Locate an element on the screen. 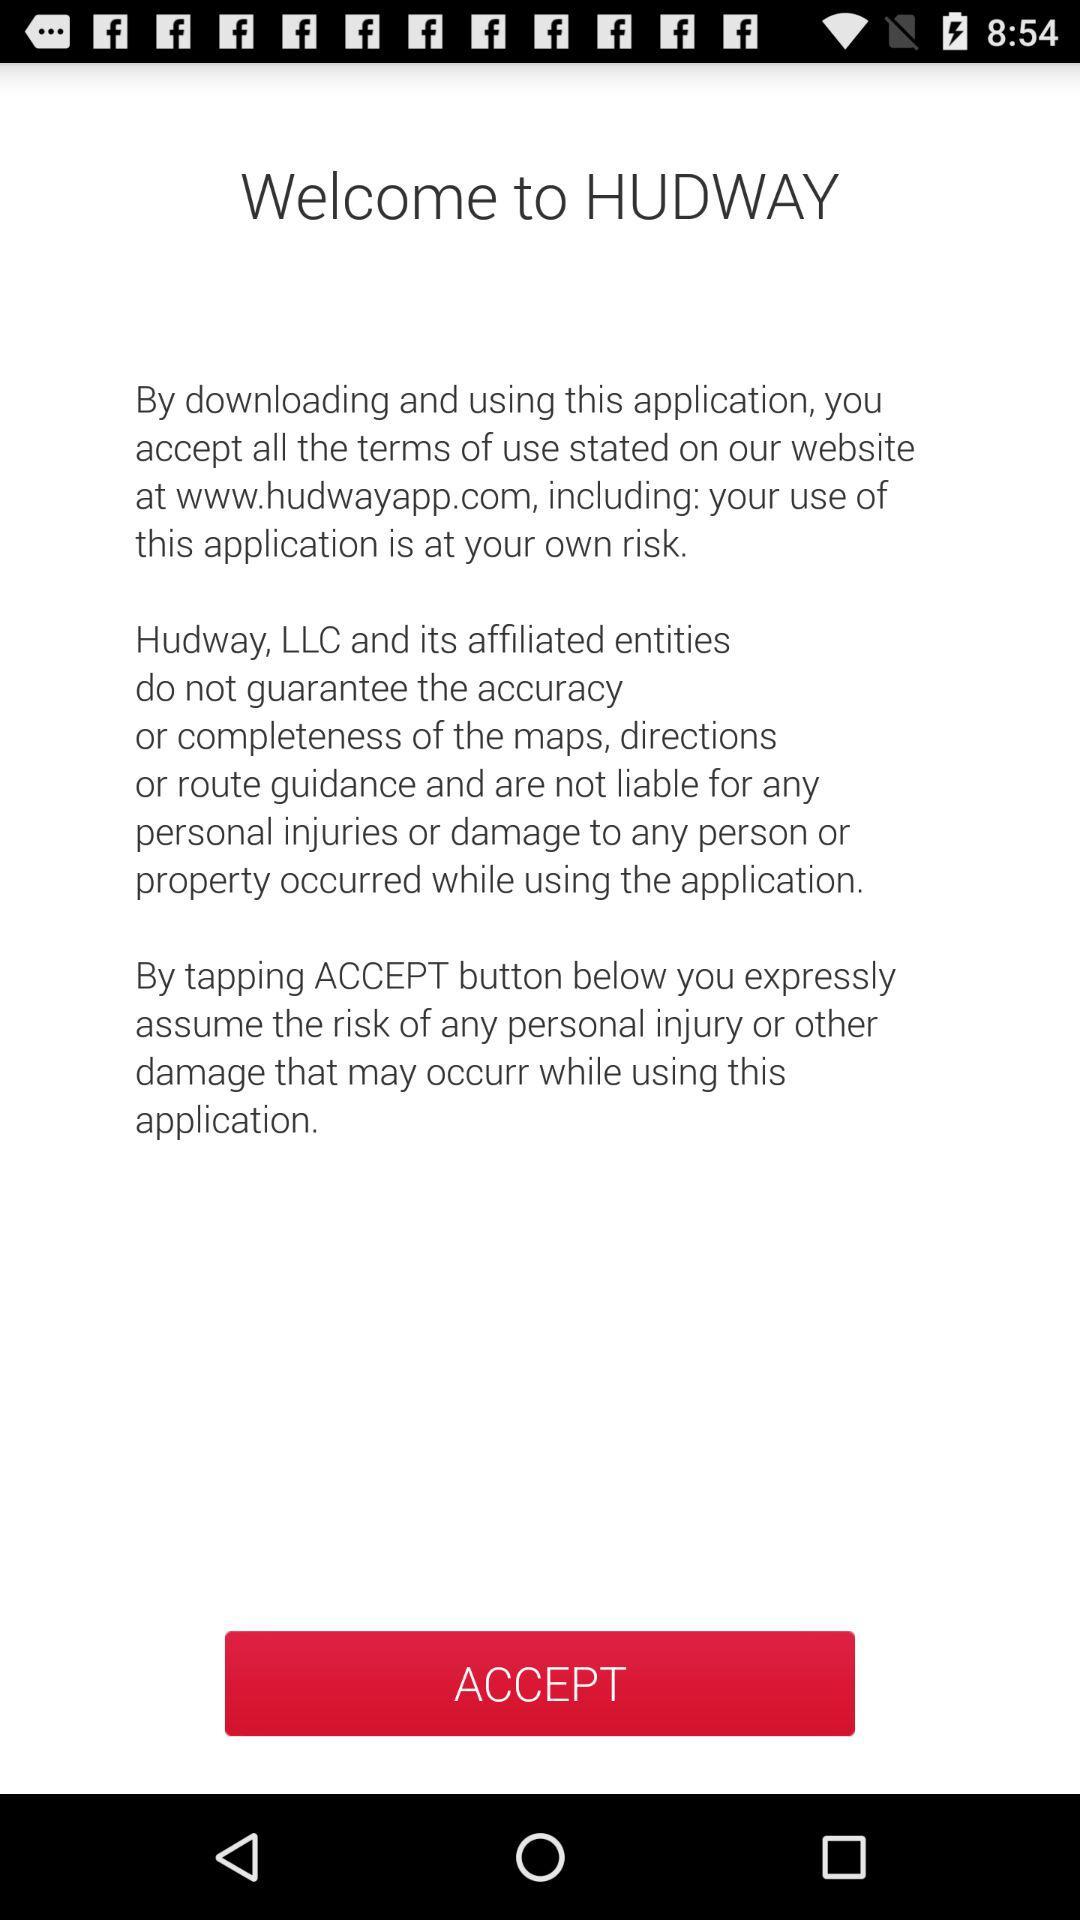  the by downloading and icon is located at coordinates (540, 733).